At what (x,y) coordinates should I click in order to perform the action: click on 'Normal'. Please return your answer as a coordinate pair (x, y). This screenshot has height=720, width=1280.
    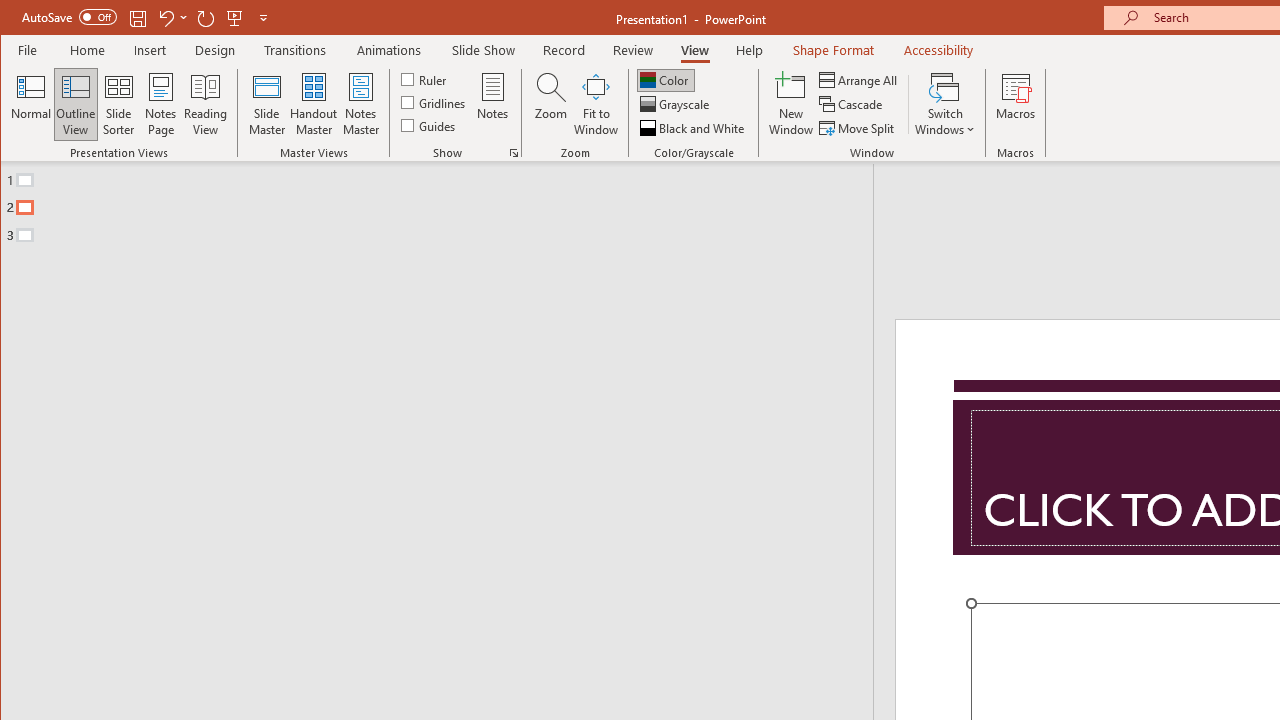
    Looking at the image, I should click on (31, 104).